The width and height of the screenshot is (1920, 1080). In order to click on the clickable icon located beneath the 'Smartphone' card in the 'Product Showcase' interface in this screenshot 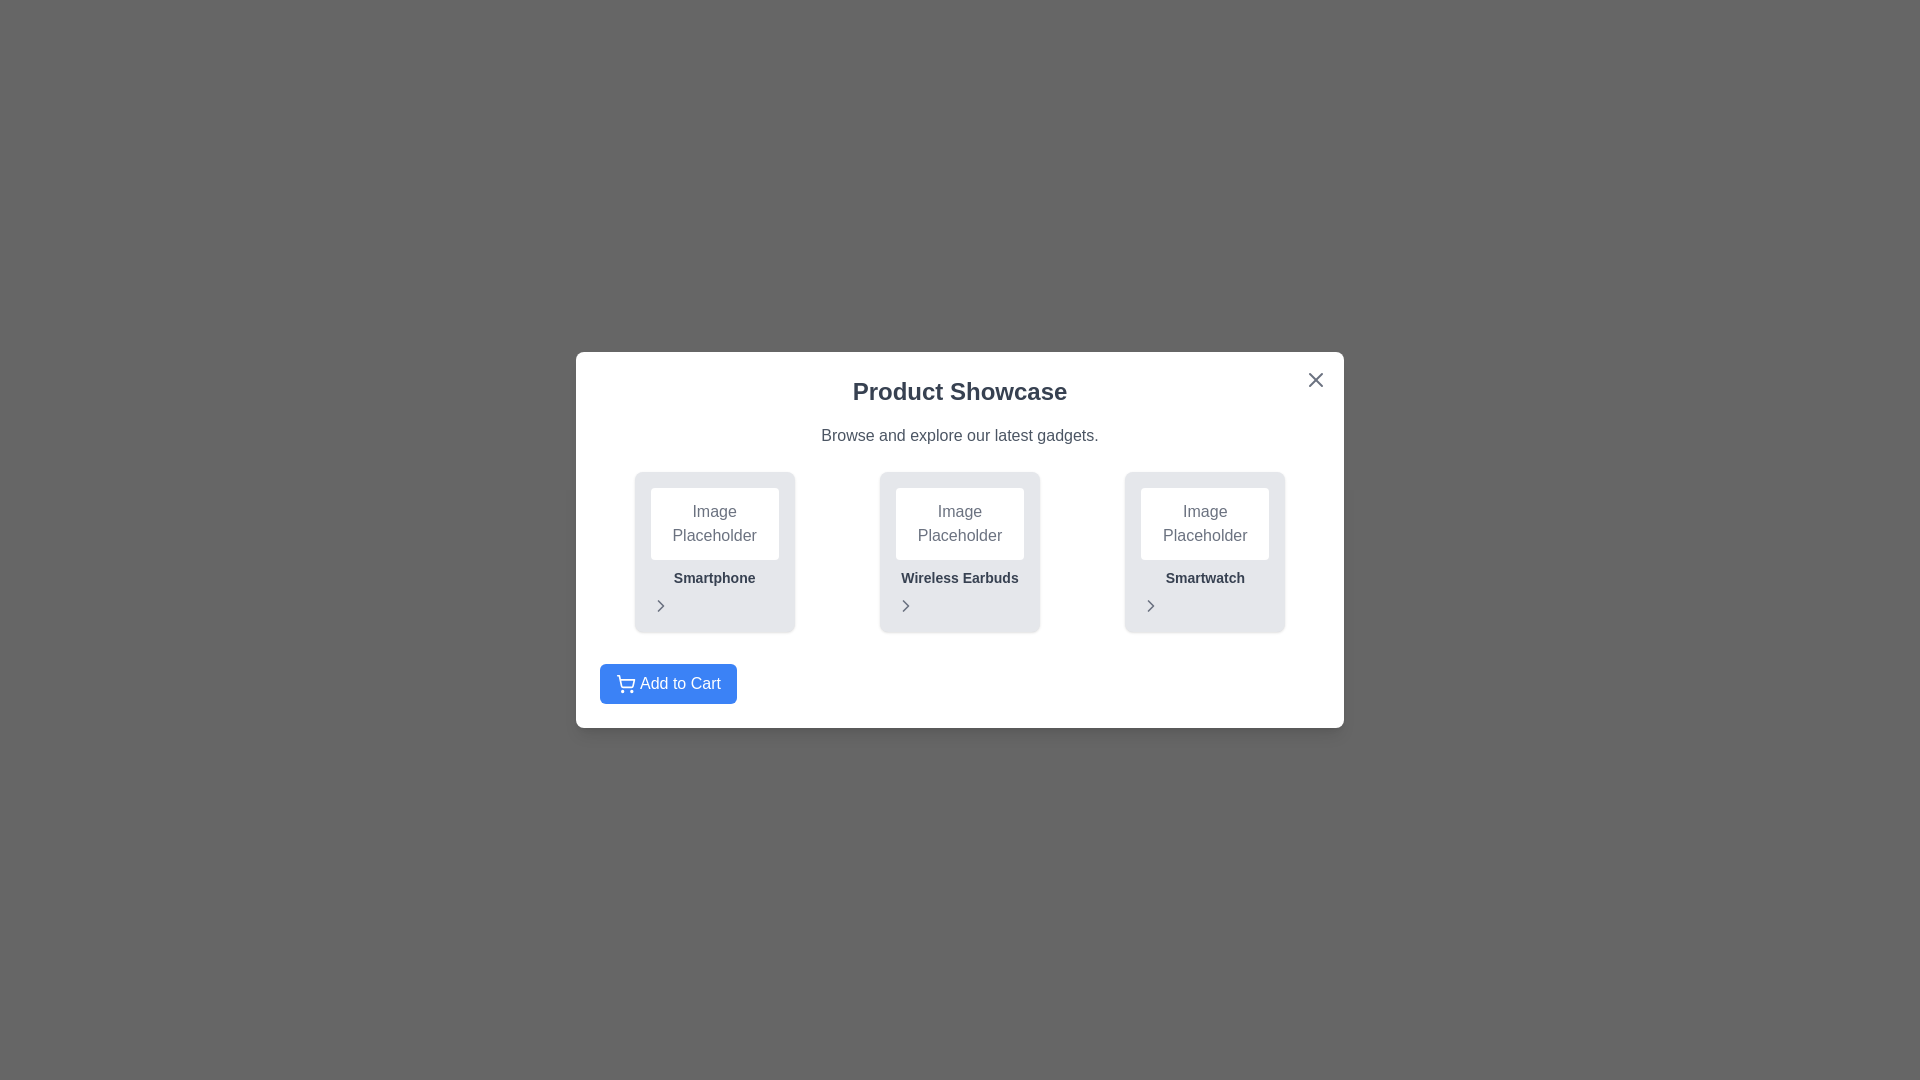, I will do `click(660, 604)`.